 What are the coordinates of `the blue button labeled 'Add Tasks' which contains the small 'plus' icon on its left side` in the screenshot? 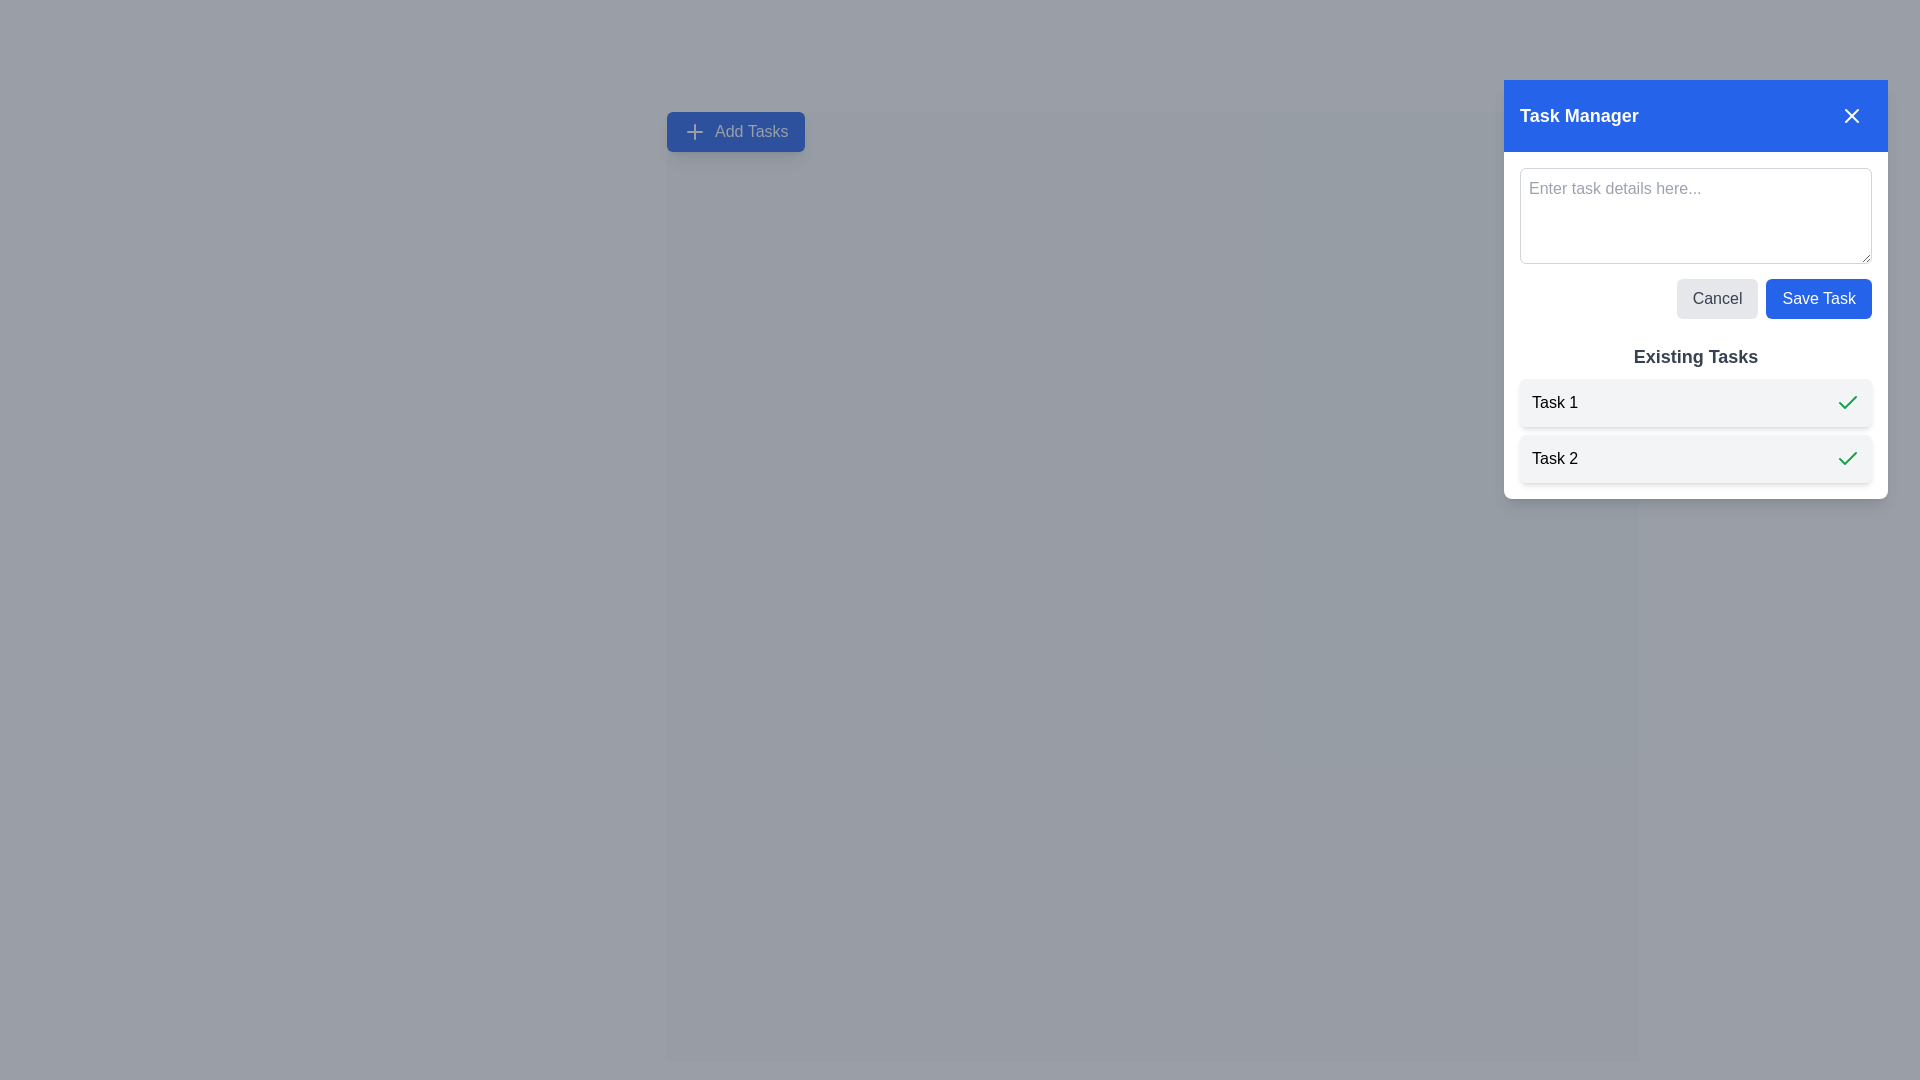 It's located at (695, 131).